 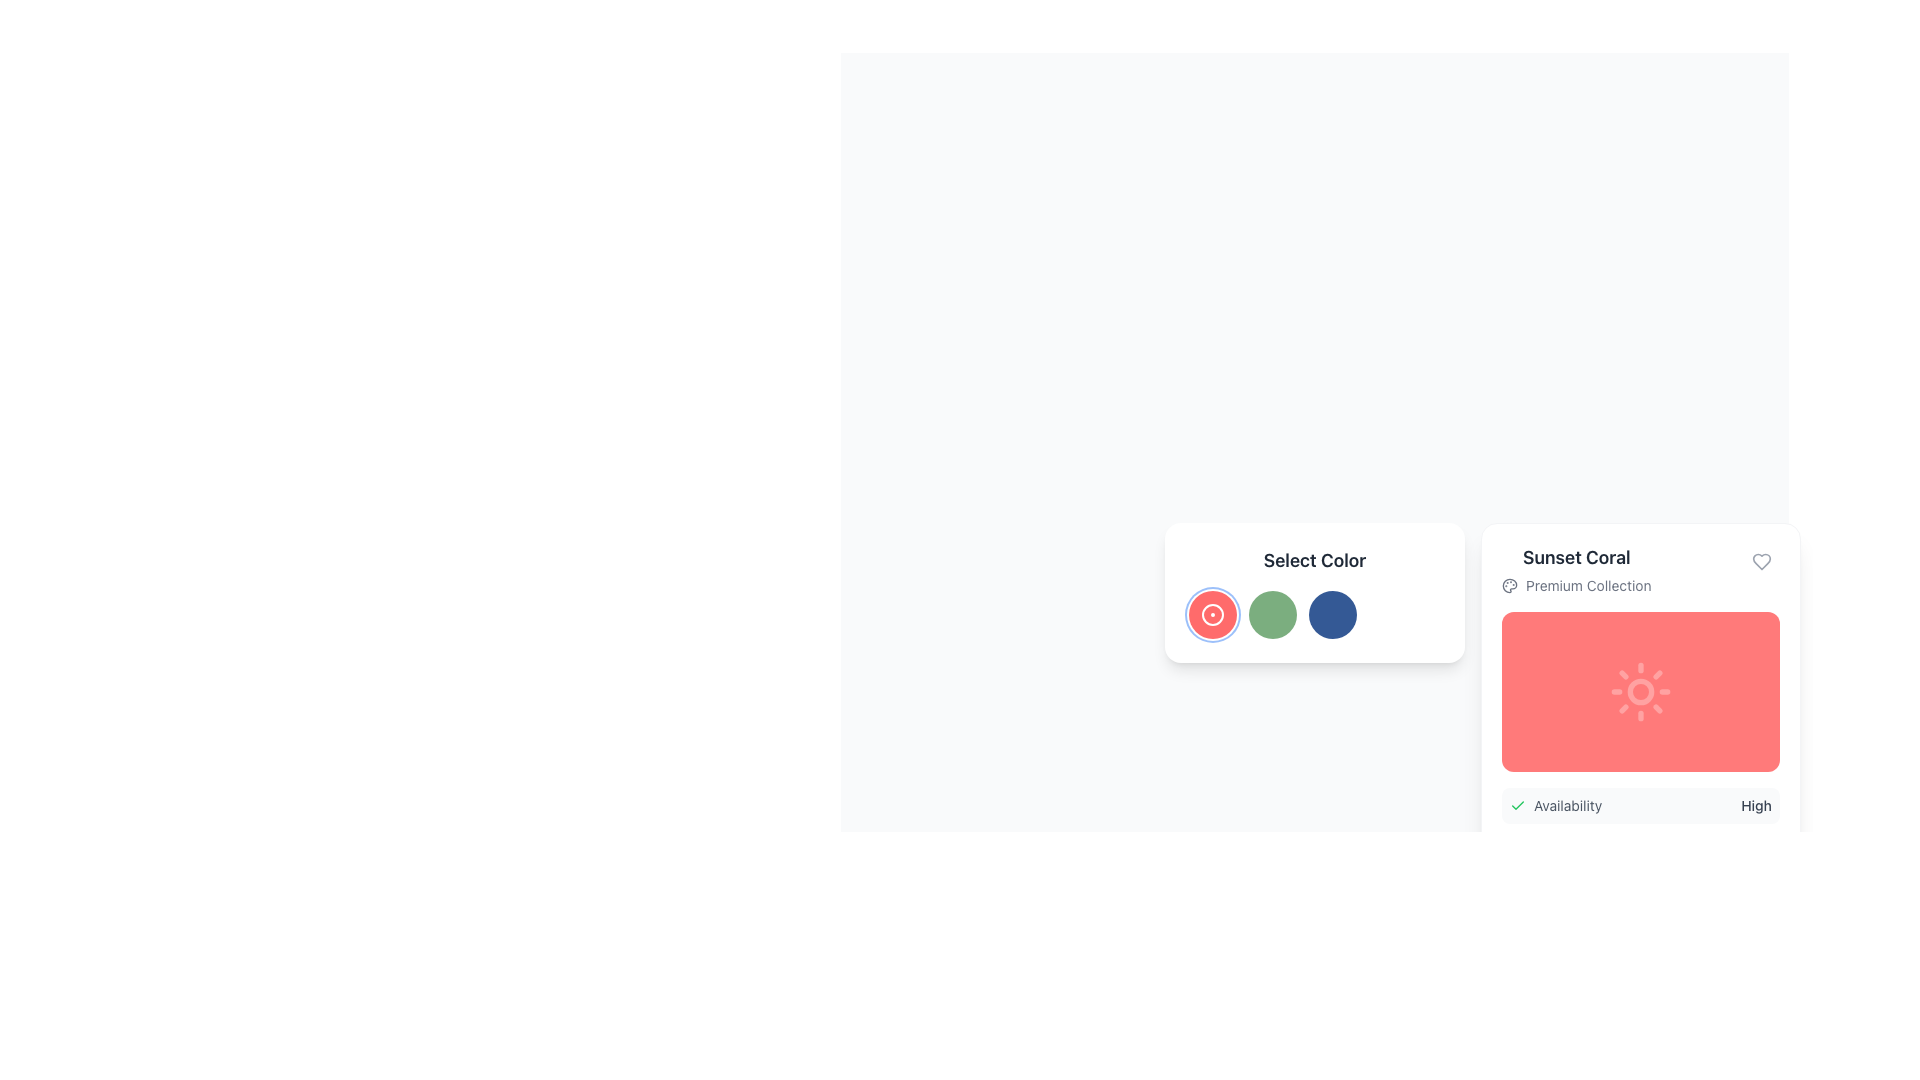 What do you see at coordinates (1271, 613) in the screenshot?
I see `the green color selection button, which is the second button in a row of three circular buttons, located between the red button and the blue button` at bounding box center [1271, 613].